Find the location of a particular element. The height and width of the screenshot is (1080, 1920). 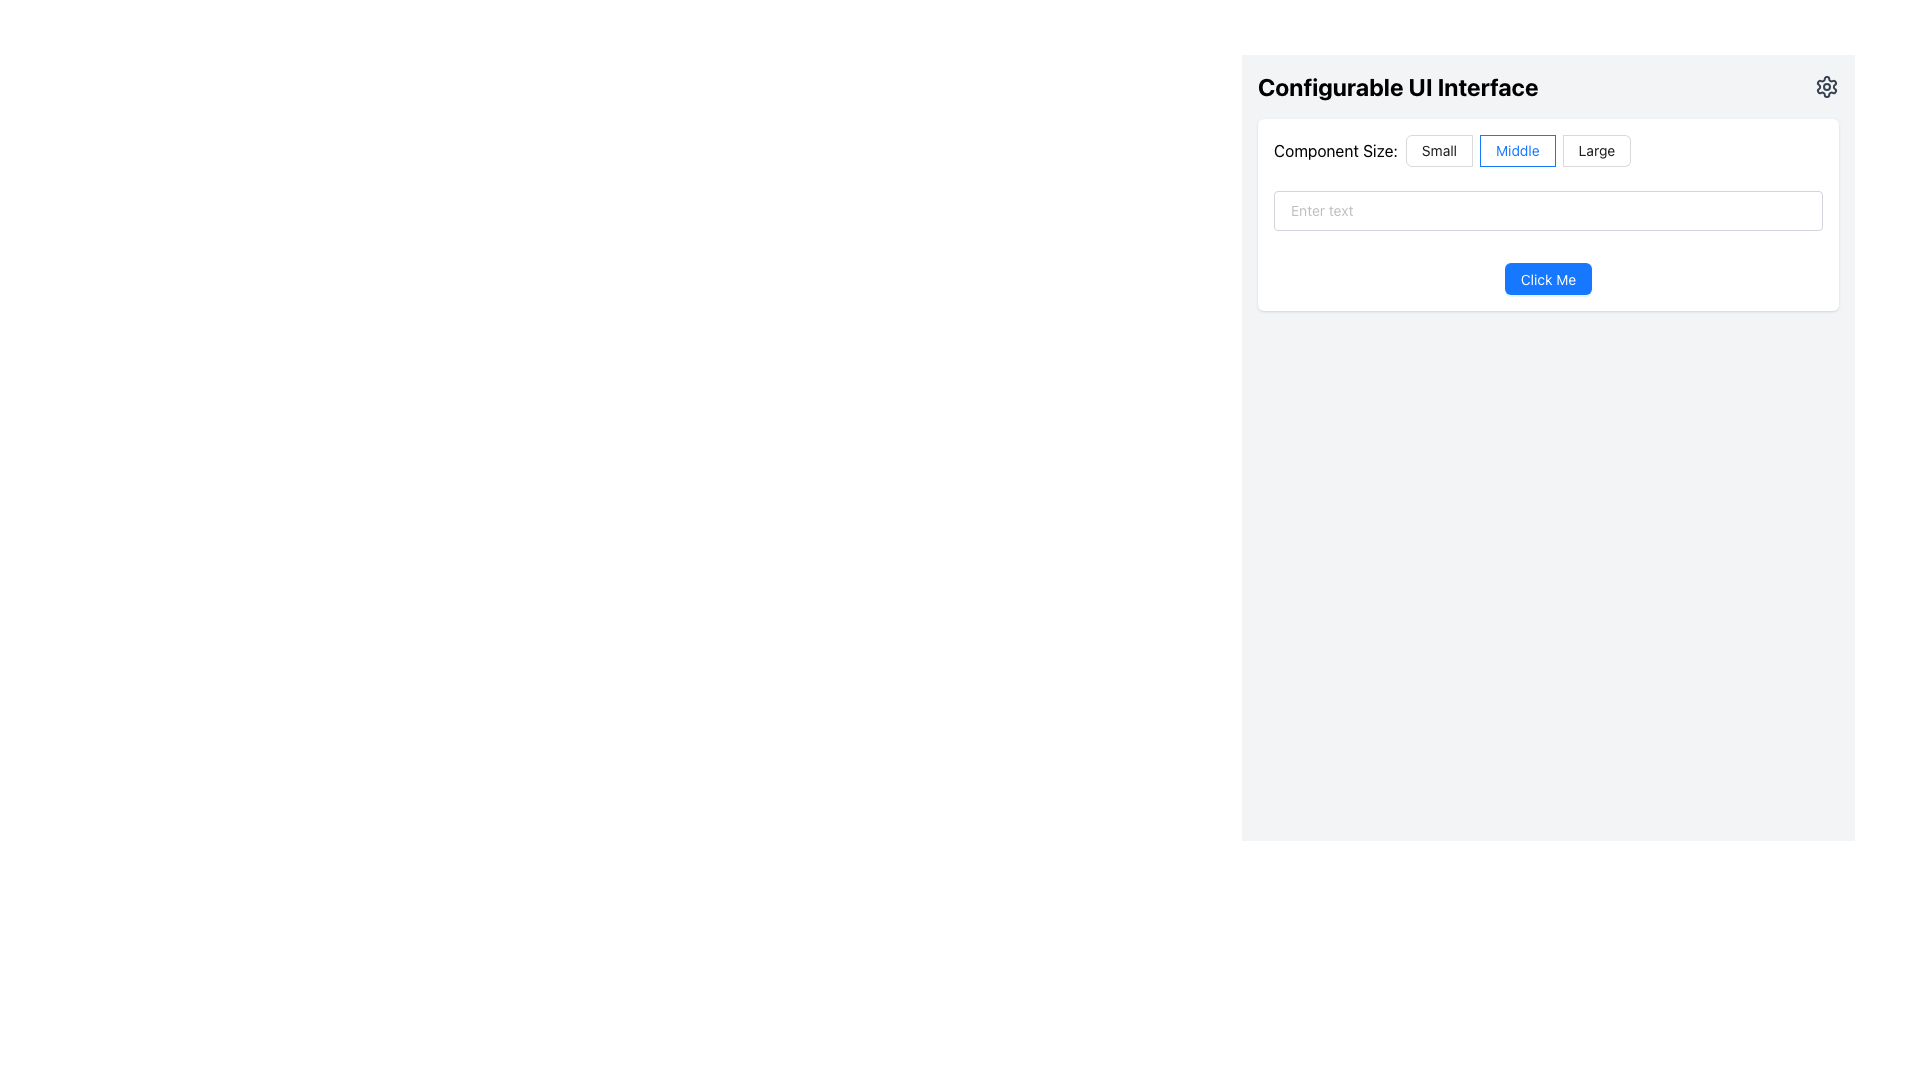

the Settings icon button located to the far right of the 'Configurable UI Interface' header is located at coordinates (1827, 86).